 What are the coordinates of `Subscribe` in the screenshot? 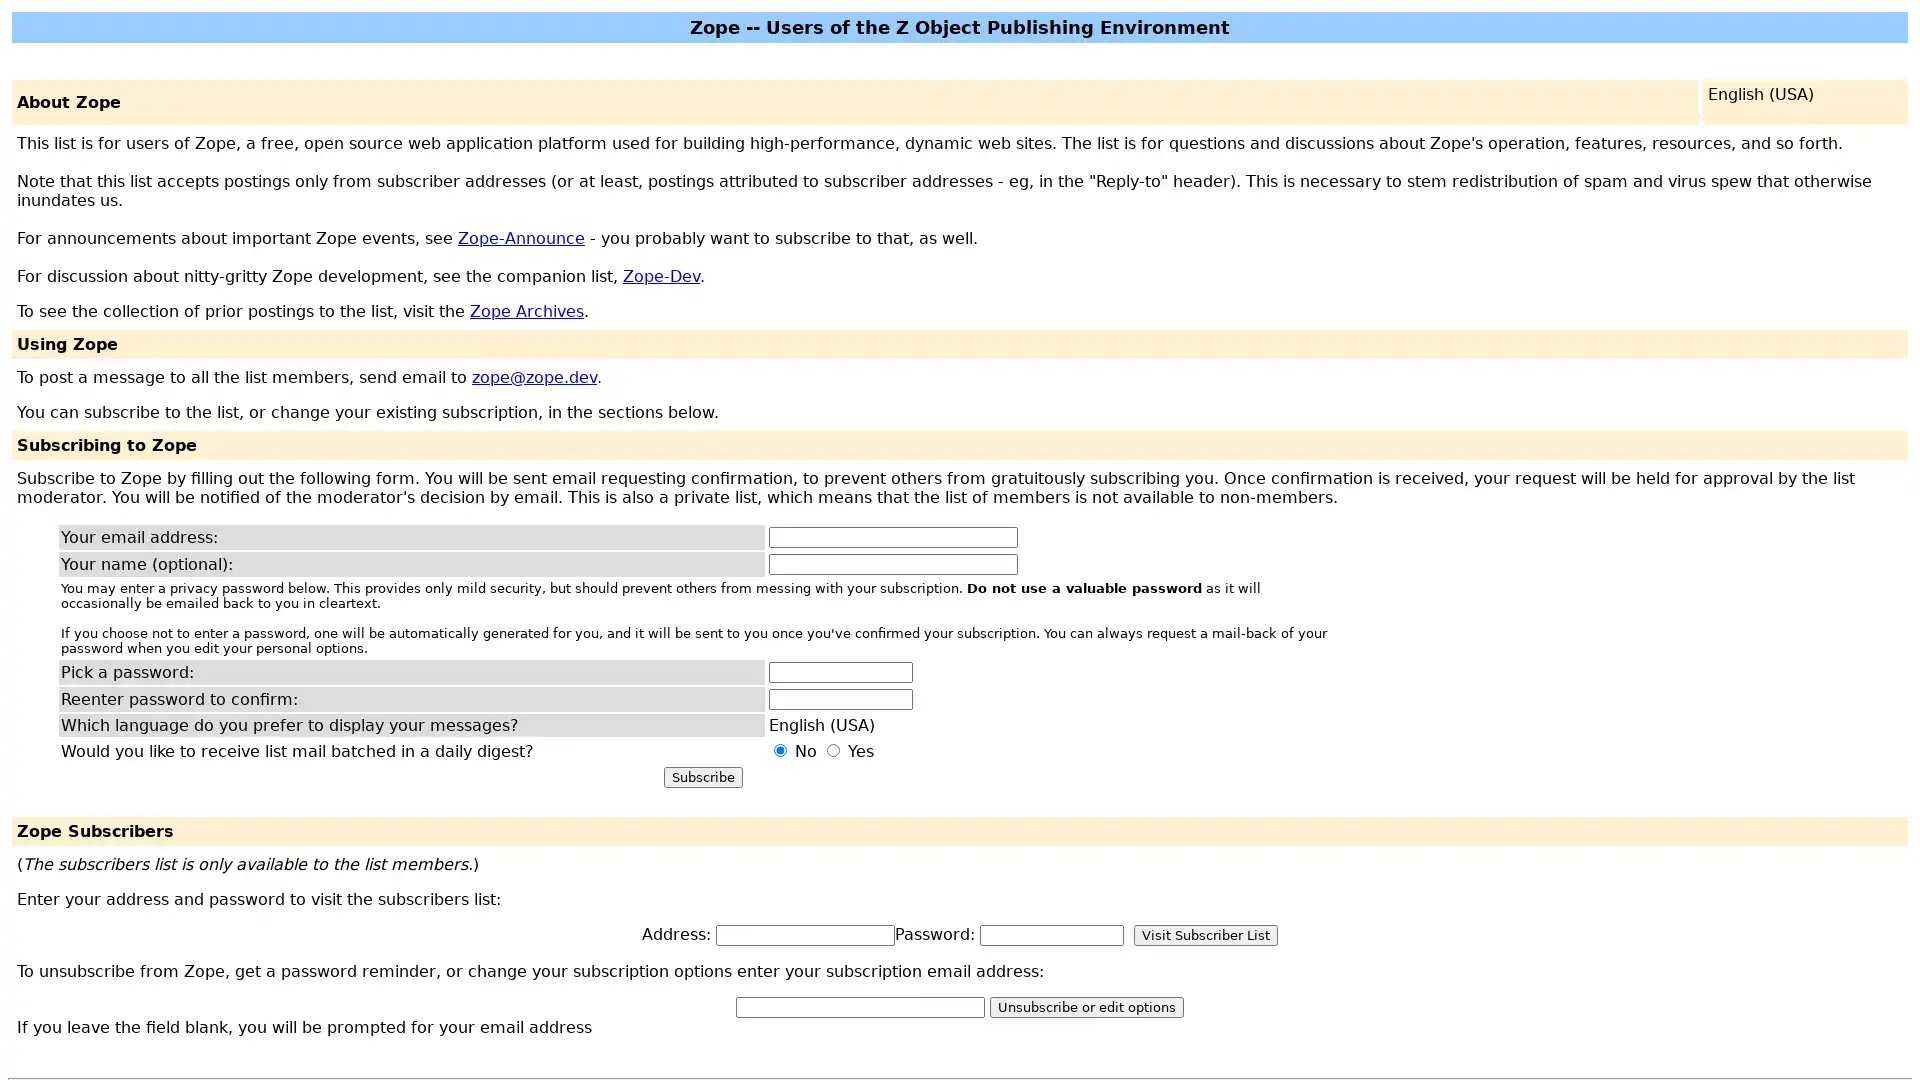 It's located at (702, 776).